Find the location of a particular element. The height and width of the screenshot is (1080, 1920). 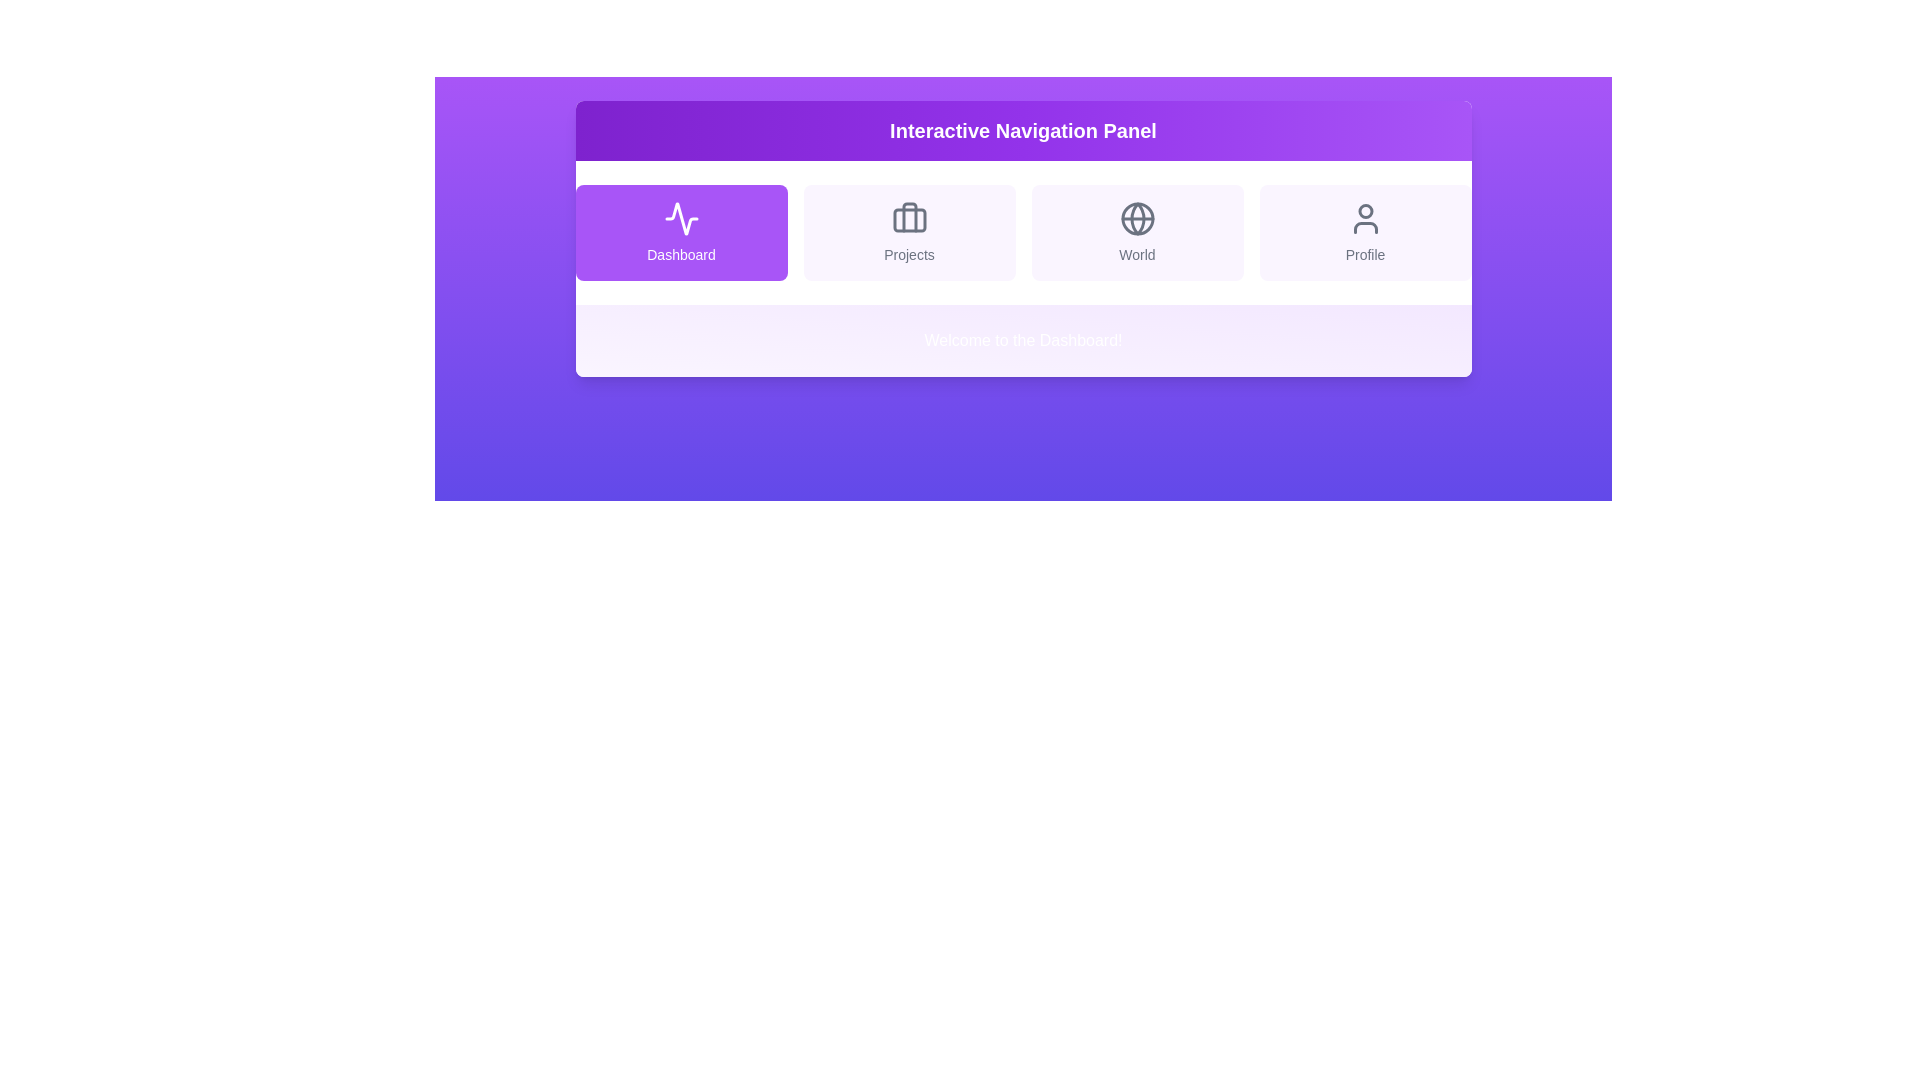

the 'Dashboard' text label, which is styled with a smaller font size and positioned below a graphical icon within a rounded rectangular area with a purple background is located at coordinates (681, 253).